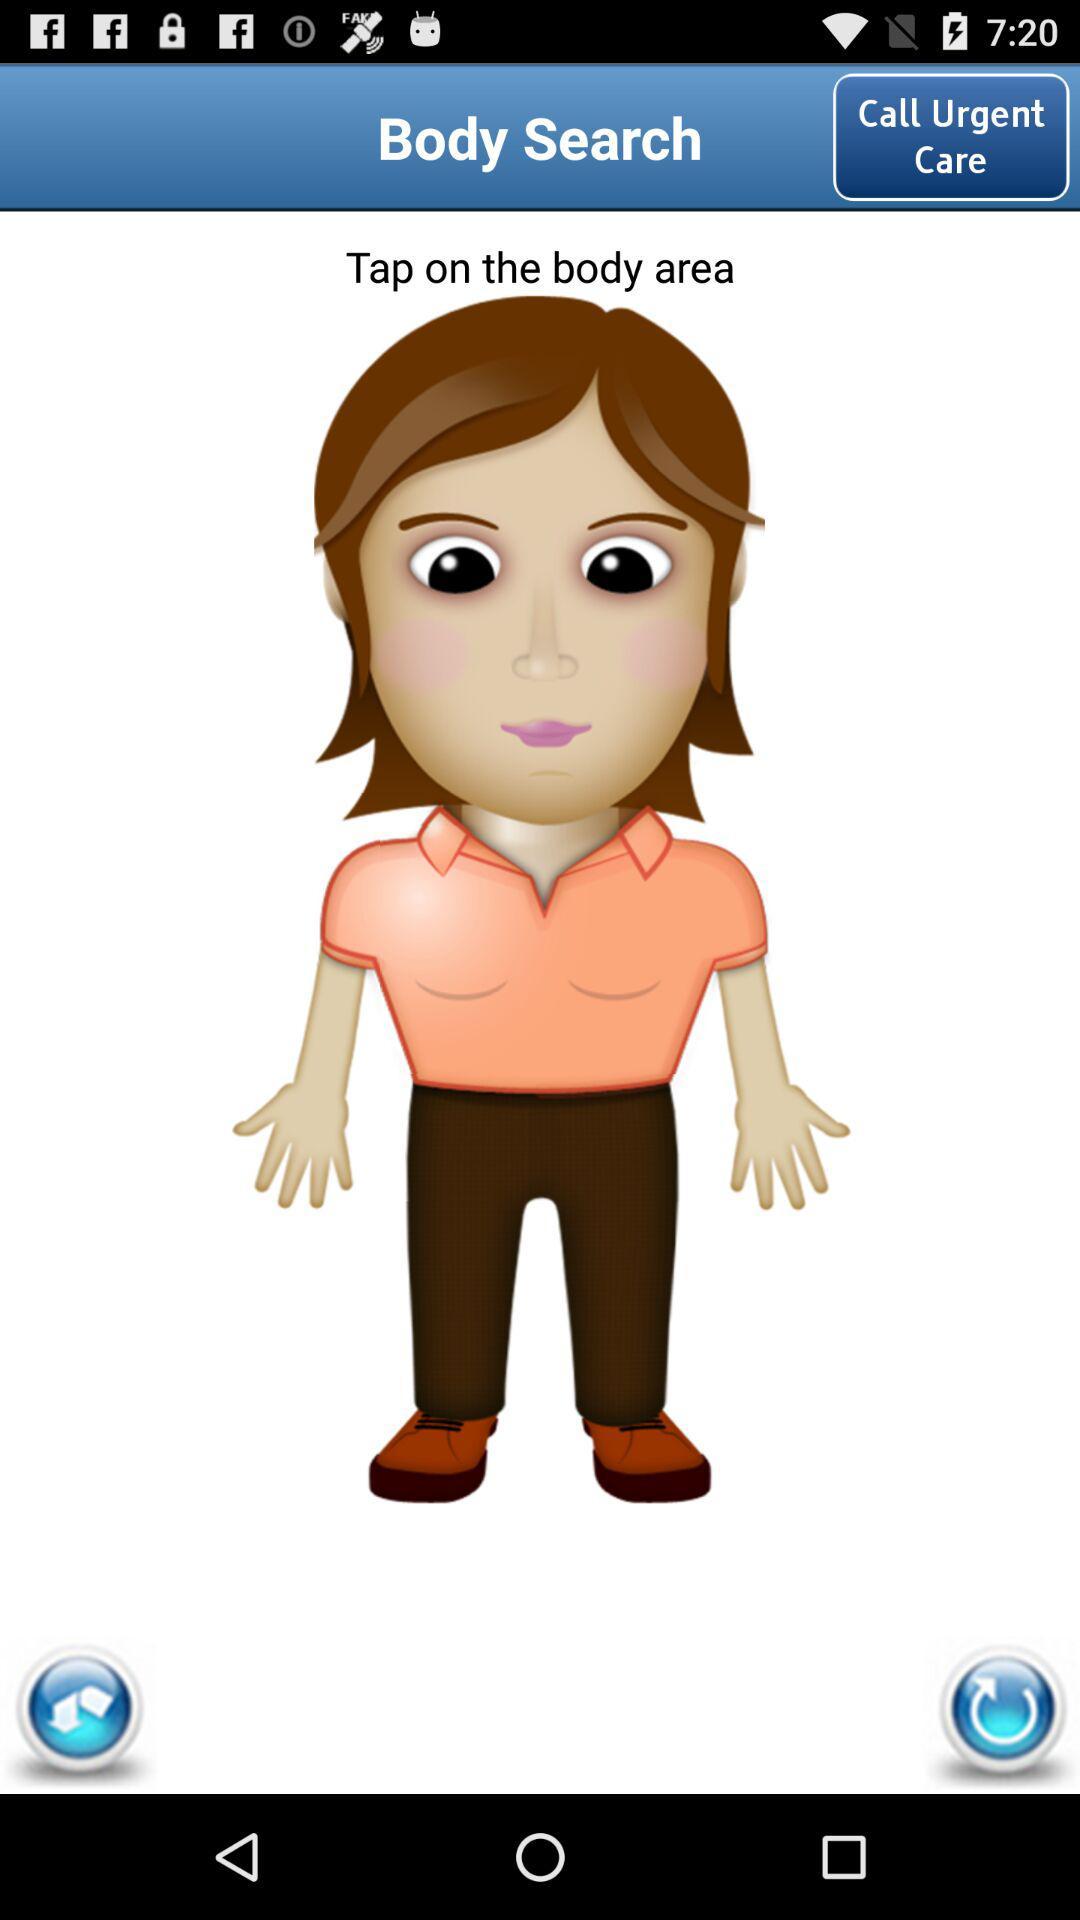 This screenshot has width=1080, height=1920. I want to click on the item below the tap on the icon, so click(538, 383).